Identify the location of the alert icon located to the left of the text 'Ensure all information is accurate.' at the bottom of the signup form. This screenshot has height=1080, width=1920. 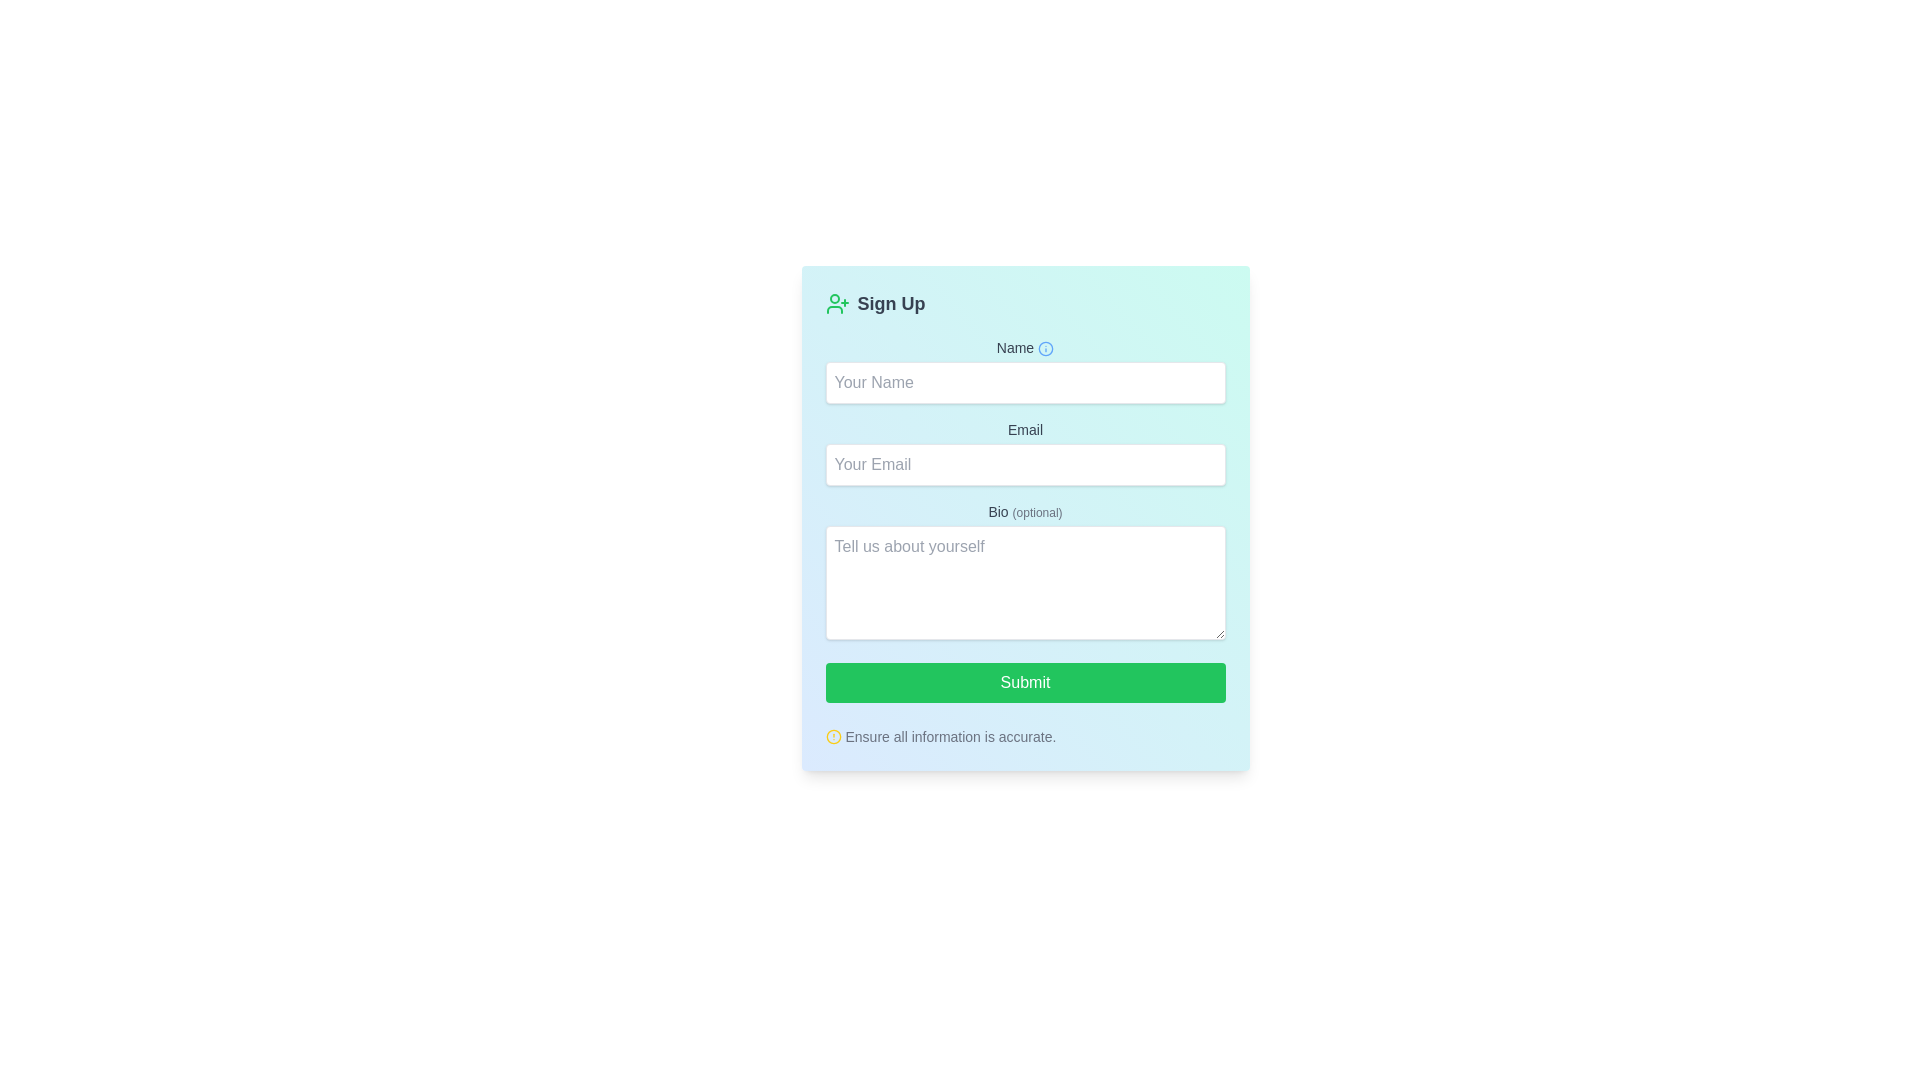
(833, 736).